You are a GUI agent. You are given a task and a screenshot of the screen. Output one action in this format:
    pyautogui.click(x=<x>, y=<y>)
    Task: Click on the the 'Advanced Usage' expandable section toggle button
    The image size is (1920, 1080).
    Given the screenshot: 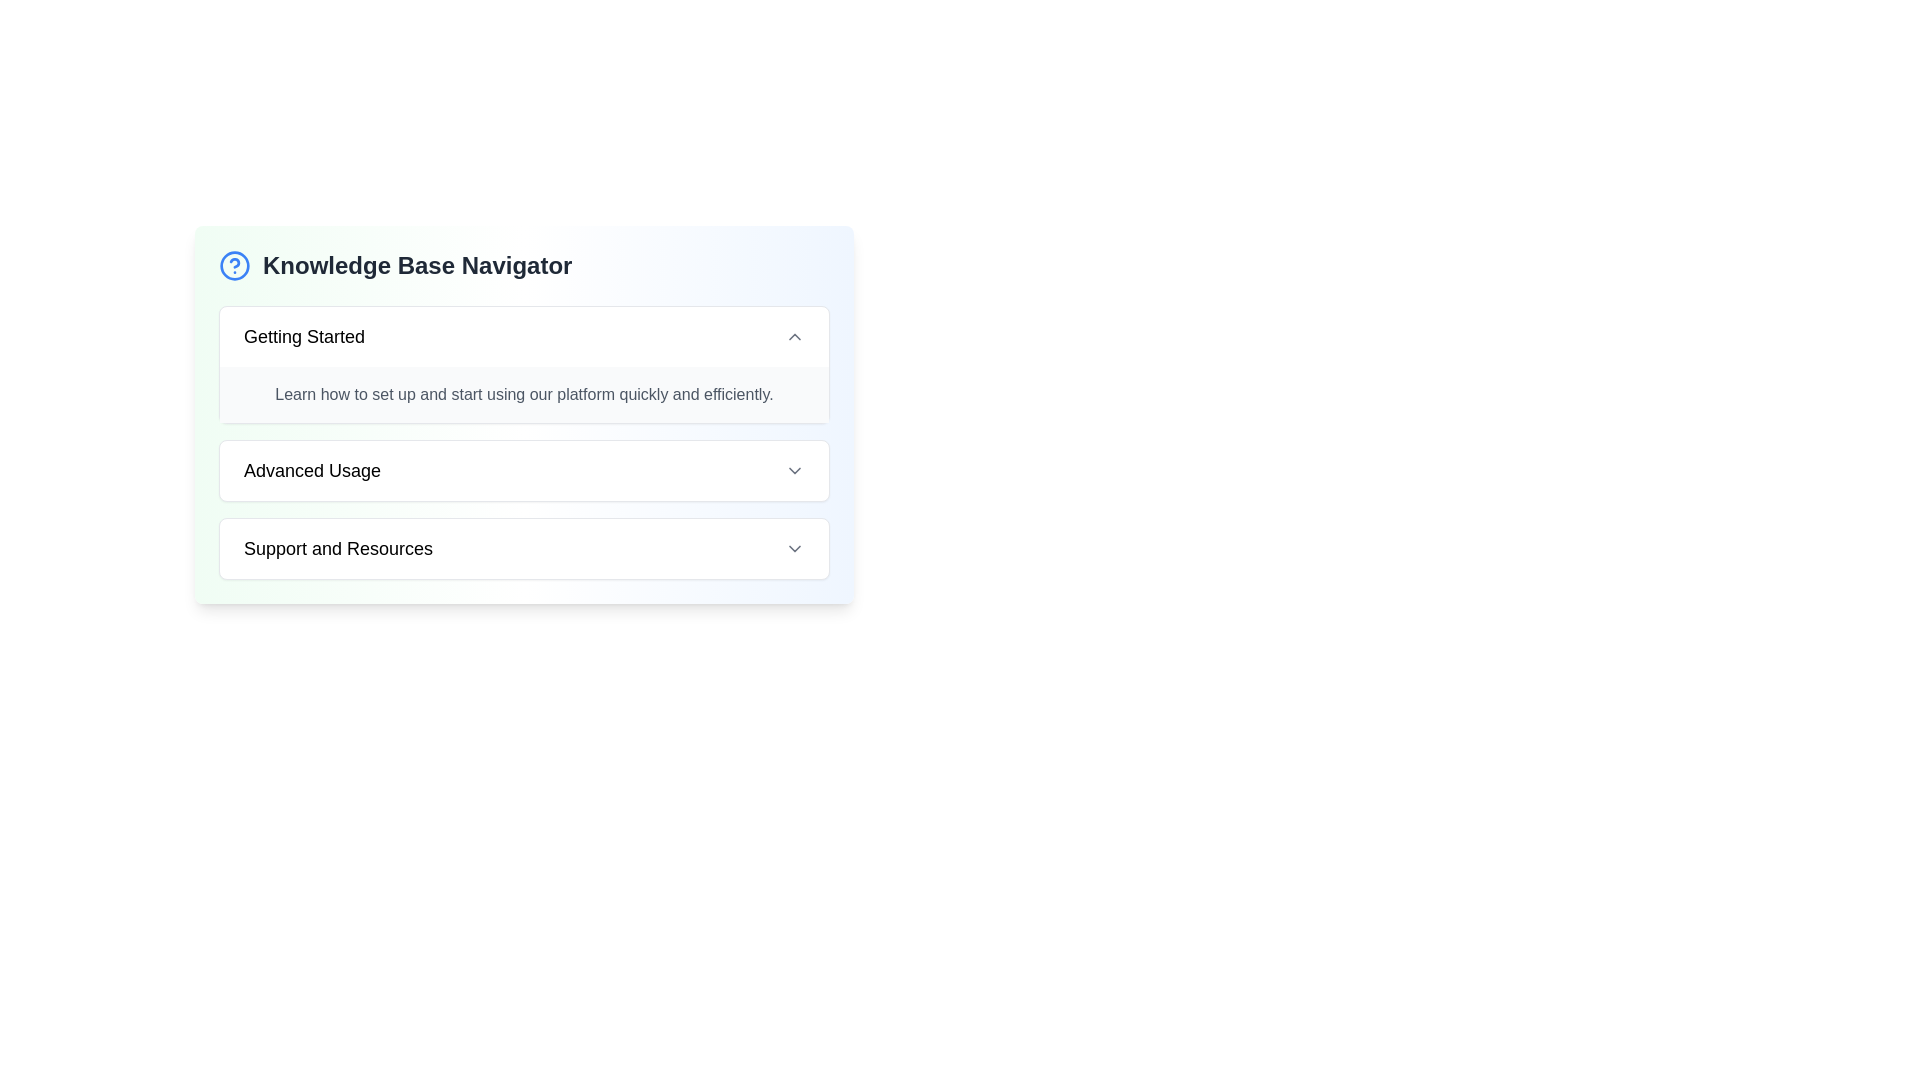 What is the action you would take?
    pyautogui.click(x=524, y=470)
    